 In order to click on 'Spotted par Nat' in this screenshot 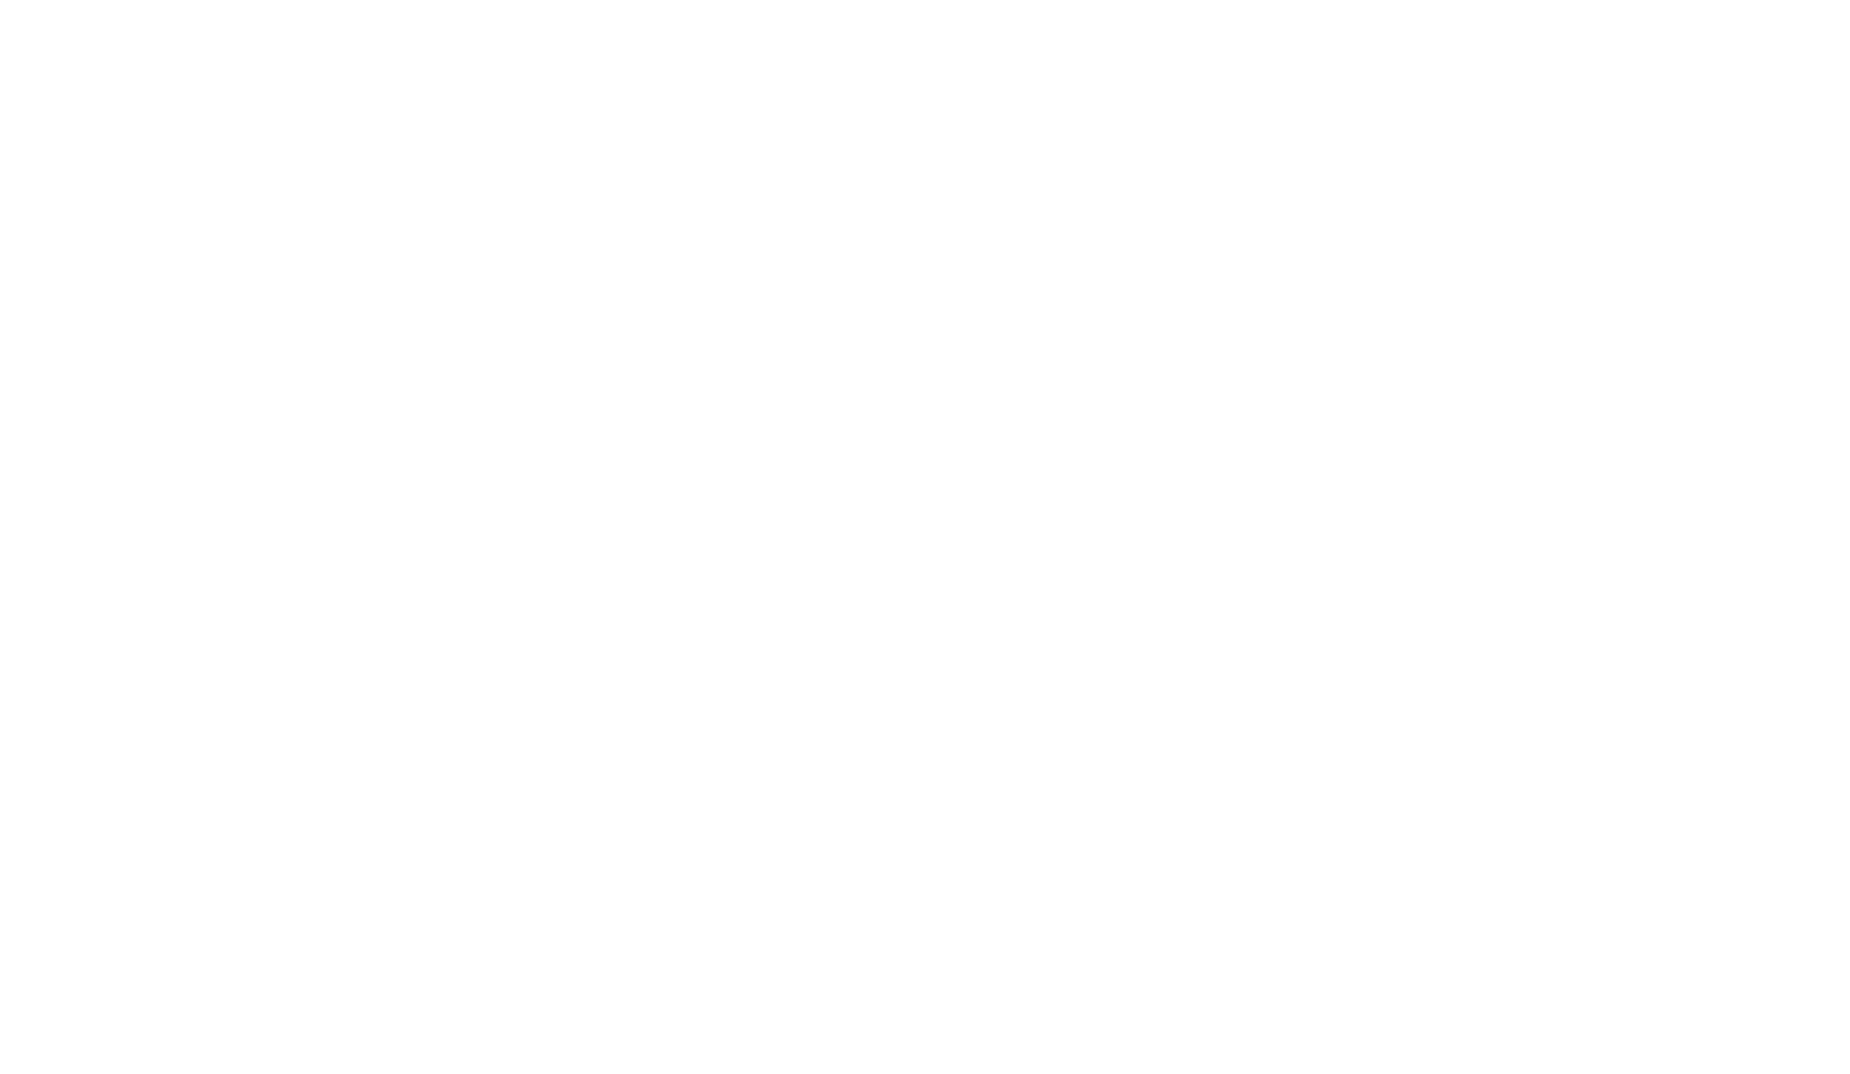, I will do `click(443, 97)`.